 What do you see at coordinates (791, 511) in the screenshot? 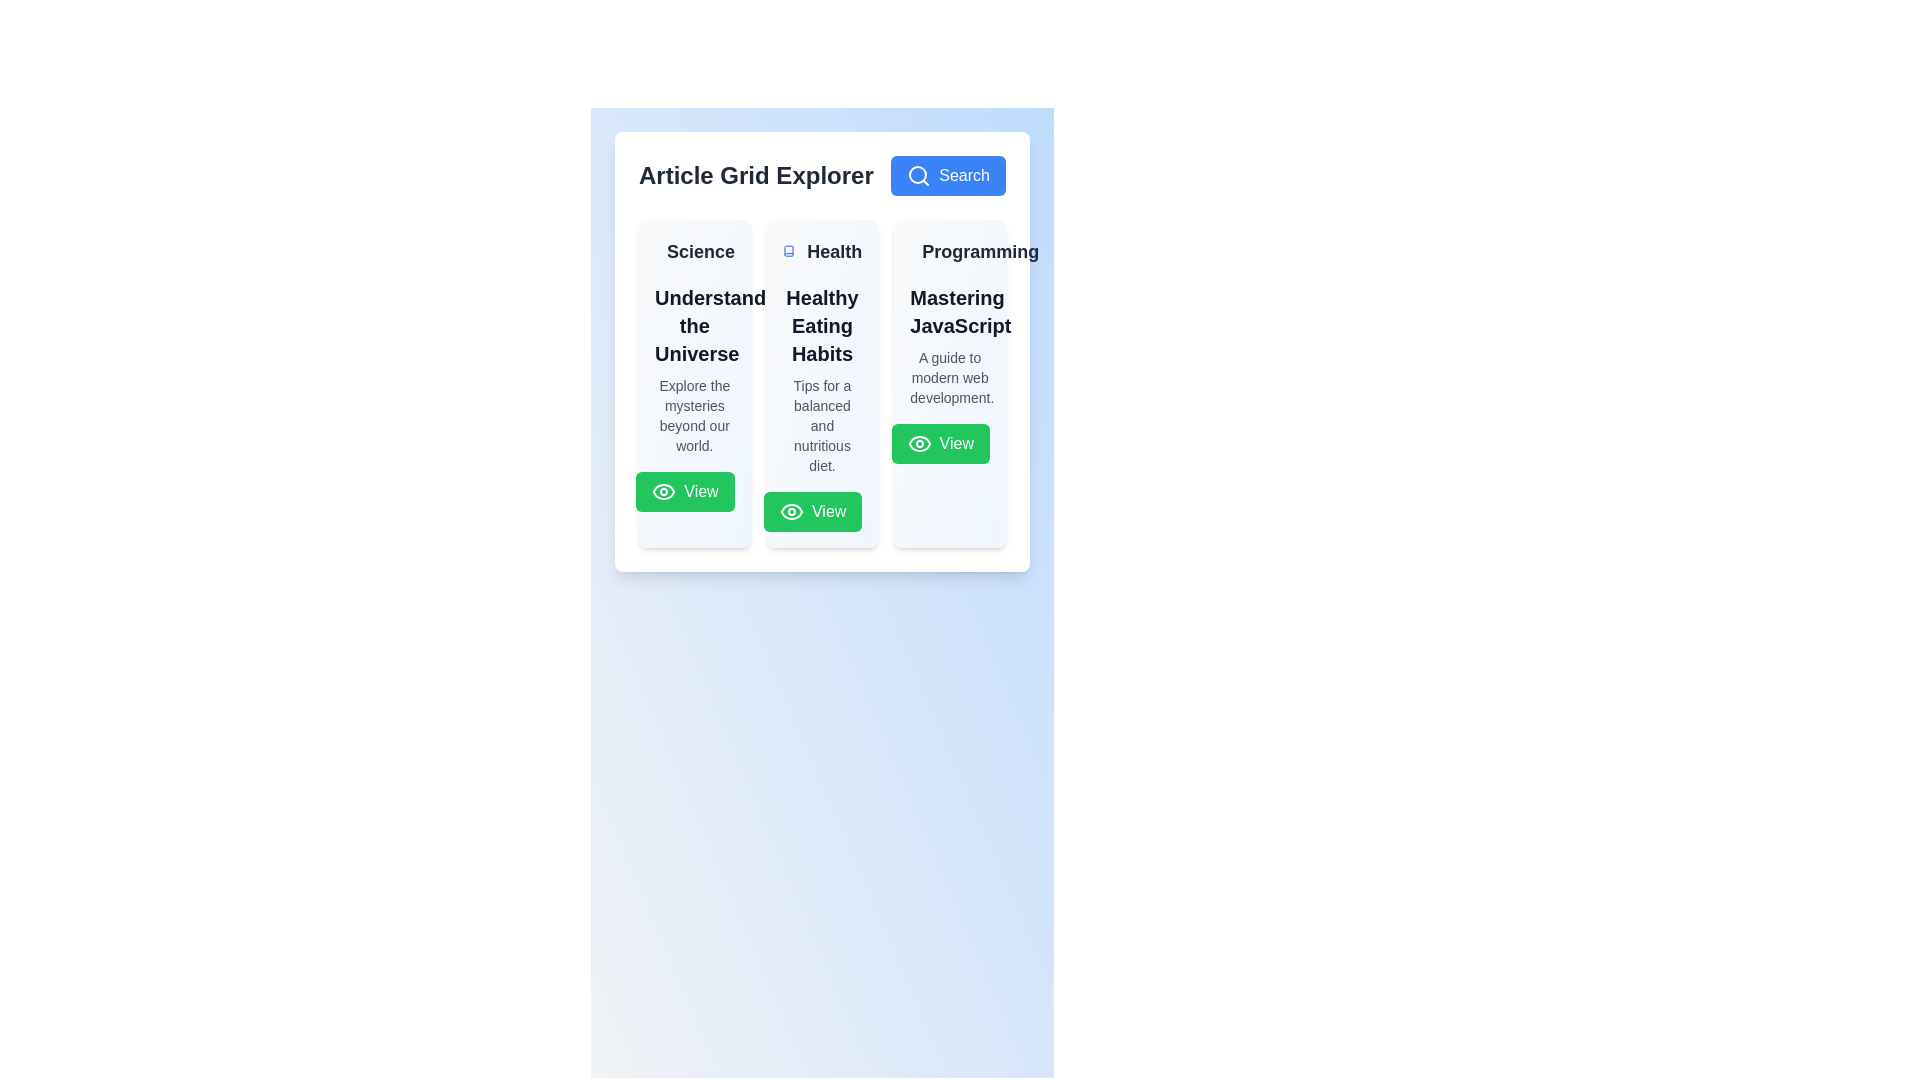
I see `outer frame of the eye icon SVG graphic element using developer tools` at bounding box center [791, 511].